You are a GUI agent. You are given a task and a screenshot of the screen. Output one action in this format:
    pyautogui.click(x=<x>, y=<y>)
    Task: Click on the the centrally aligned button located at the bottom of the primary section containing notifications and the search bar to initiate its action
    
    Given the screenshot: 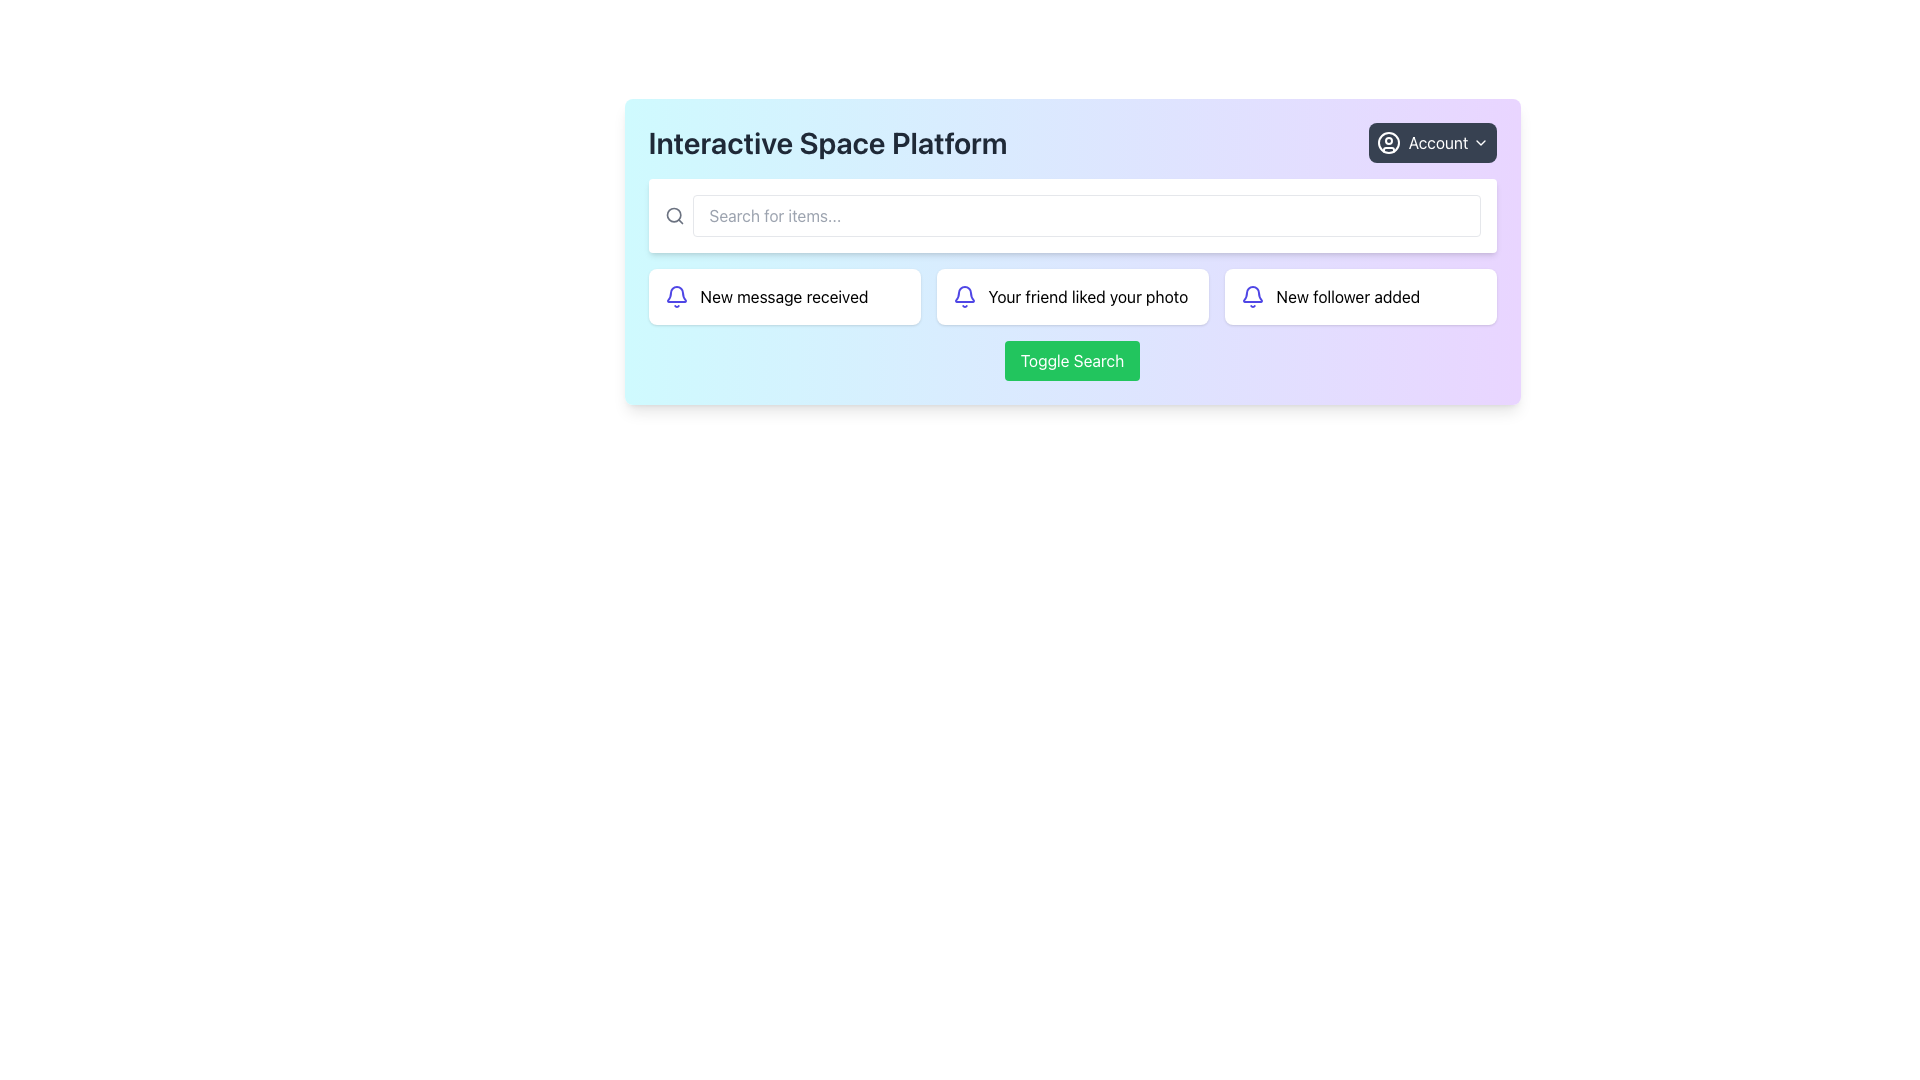 What is the action you would take?
    pyautogui.click(x=1071, y=361)
    